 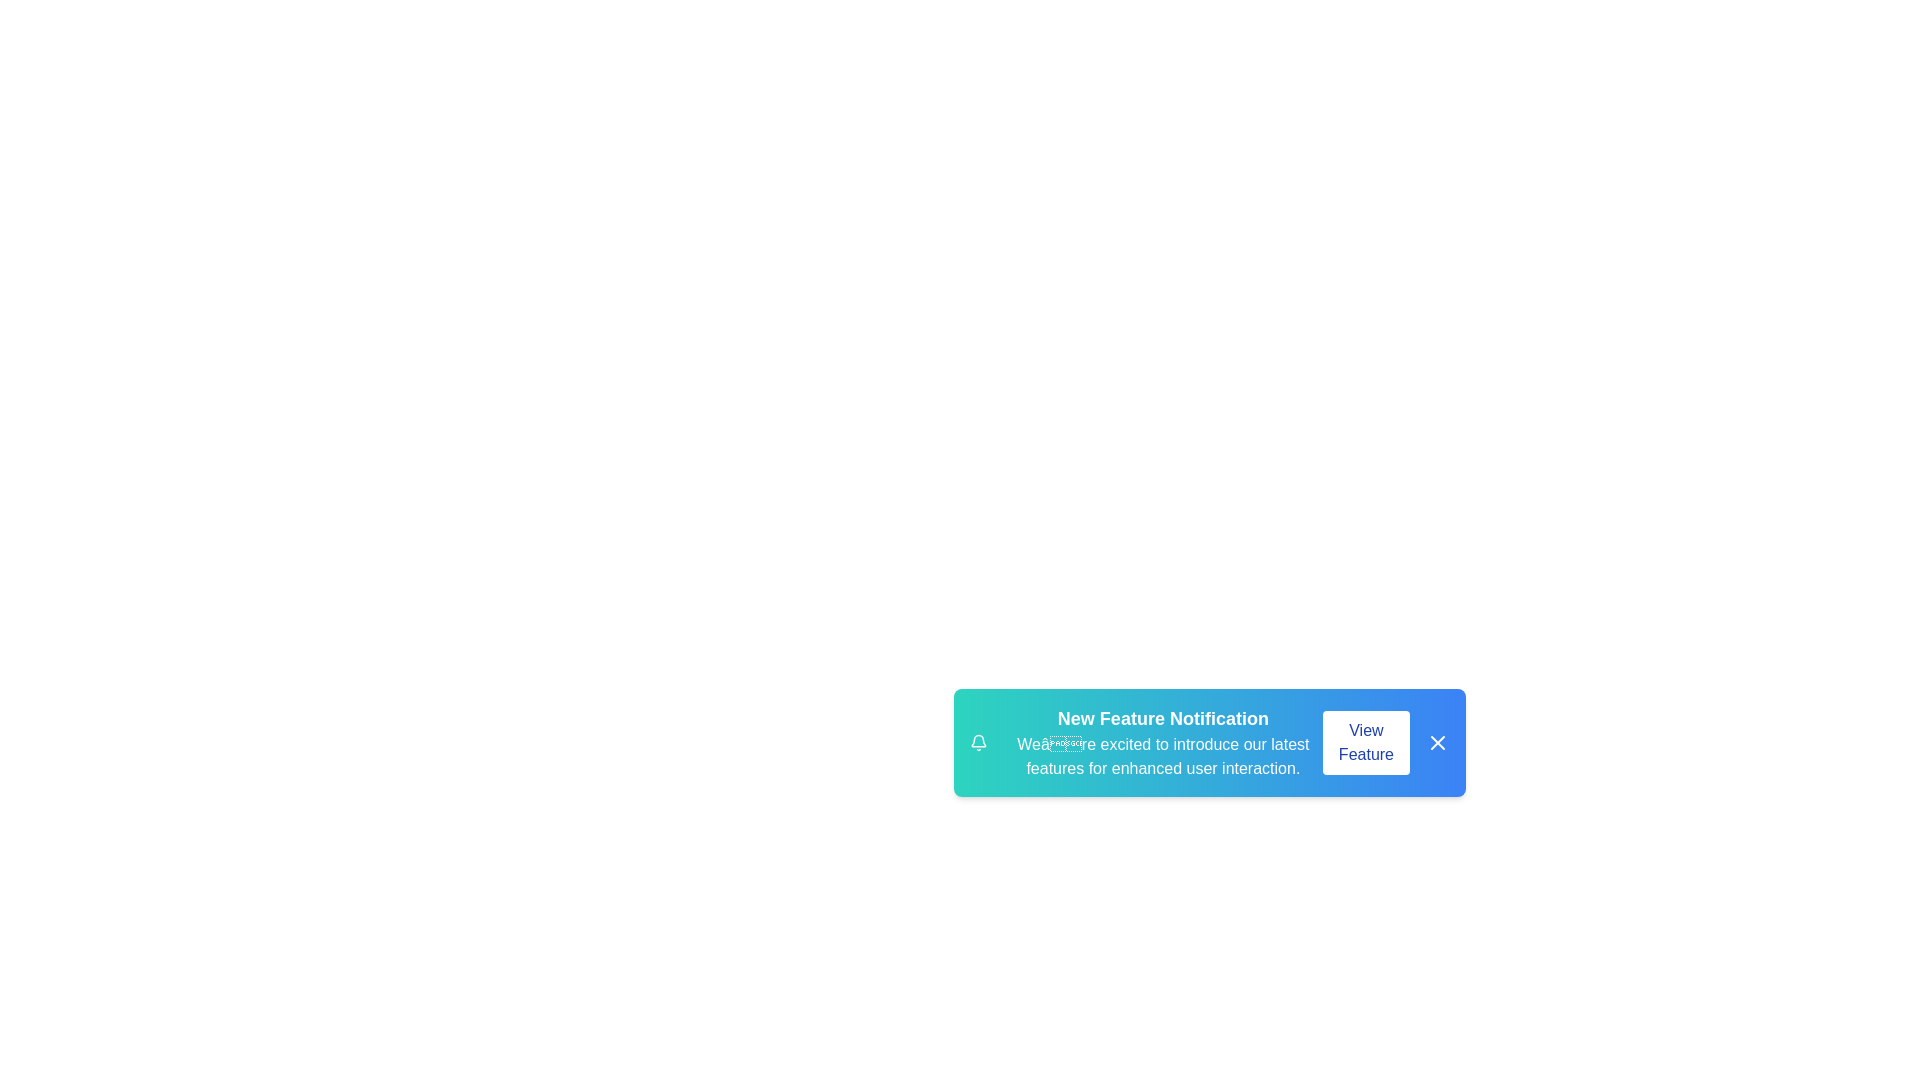 What do you see at coordinates (978, 743) in the screenshot?
I see `the notification bell icon to explore its interactivity` at bounding box center [978, 743].